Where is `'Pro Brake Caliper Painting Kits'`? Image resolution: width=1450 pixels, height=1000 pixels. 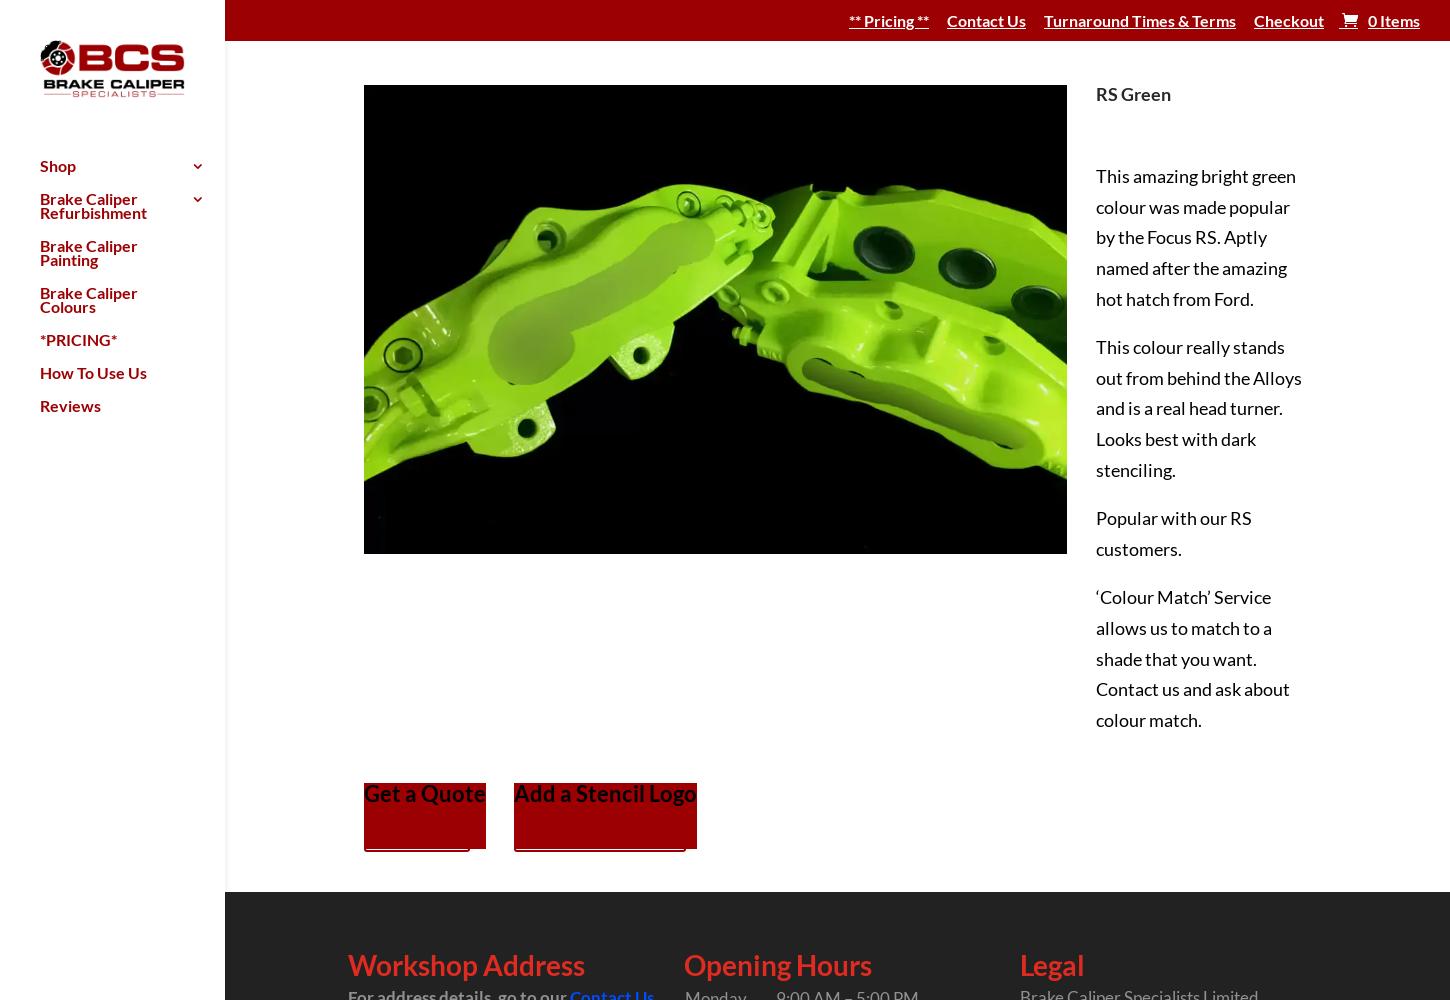
'Pro Brake Caliper Painting Kits' is located at coordinates (331, 259).